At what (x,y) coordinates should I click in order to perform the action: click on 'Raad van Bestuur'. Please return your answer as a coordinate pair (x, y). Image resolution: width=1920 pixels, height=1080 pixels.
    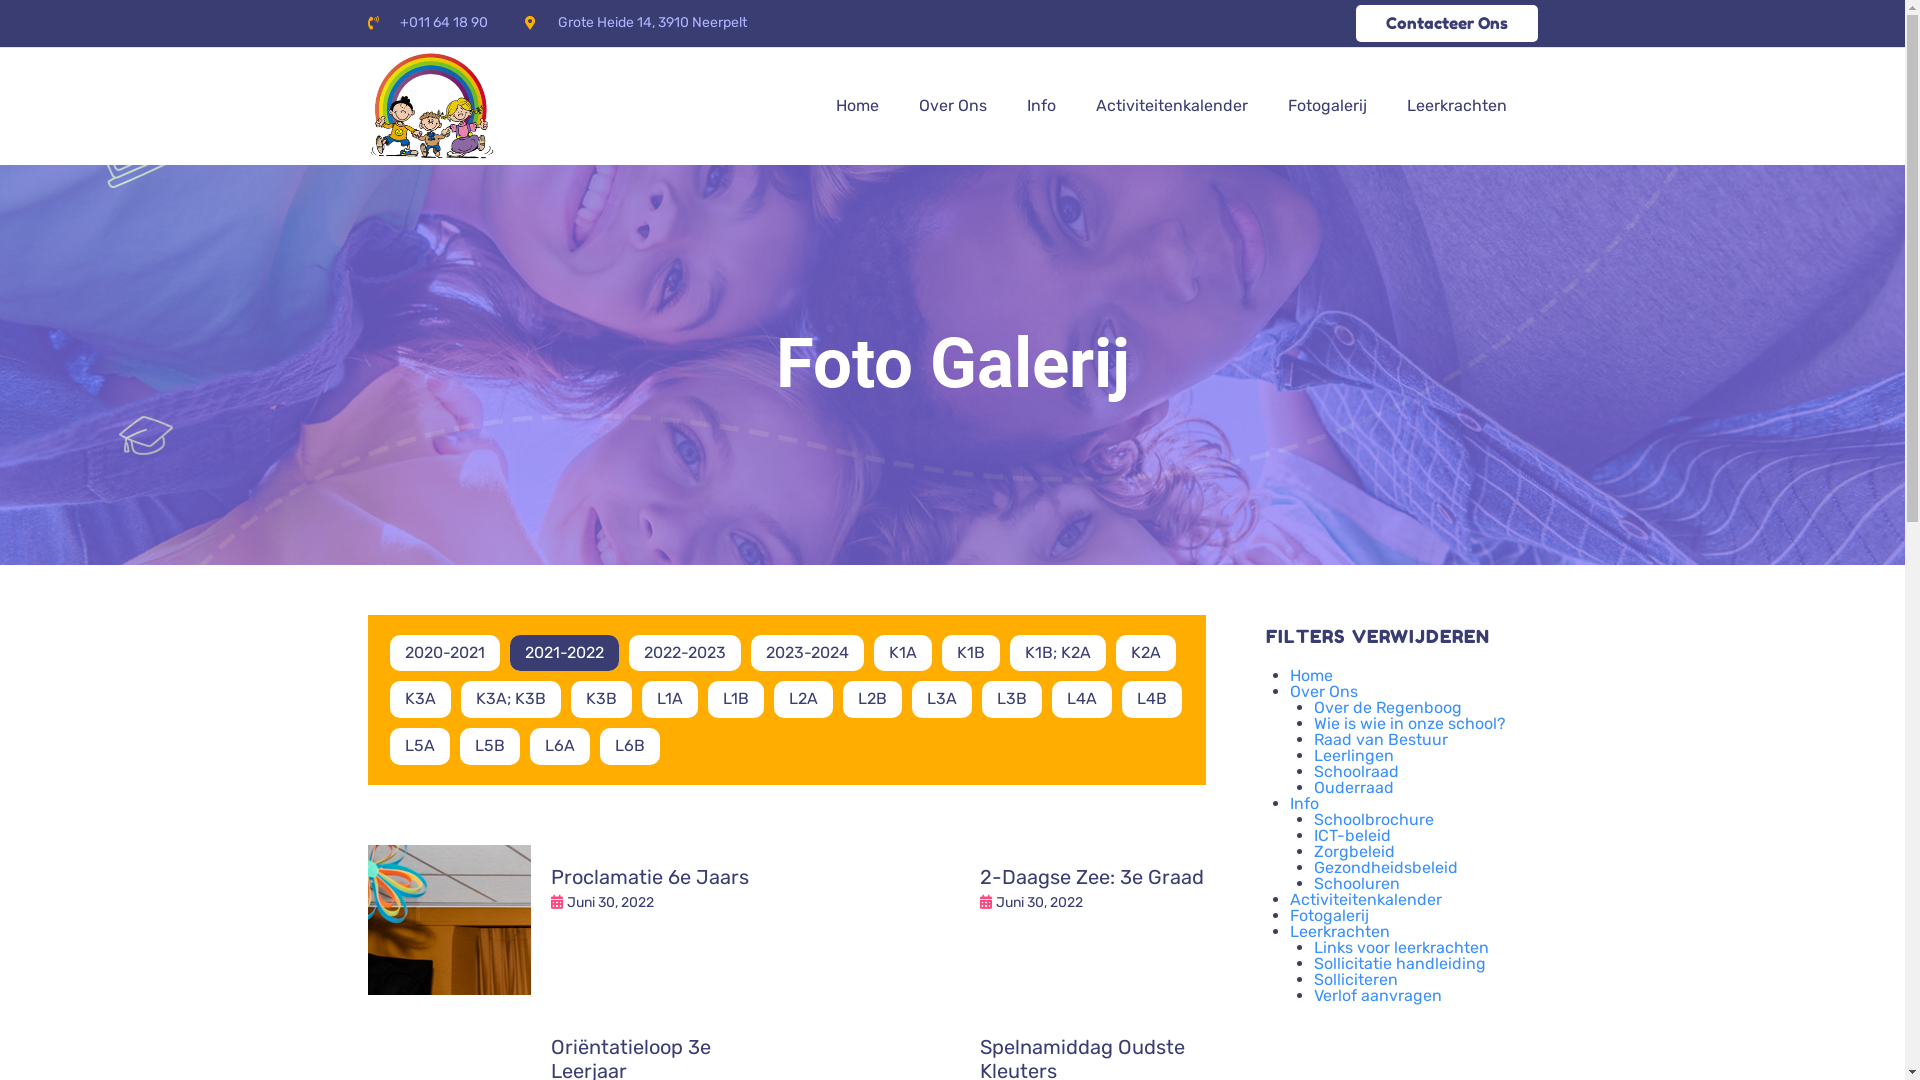
    Looking at the image, I should click on (1380, 739).